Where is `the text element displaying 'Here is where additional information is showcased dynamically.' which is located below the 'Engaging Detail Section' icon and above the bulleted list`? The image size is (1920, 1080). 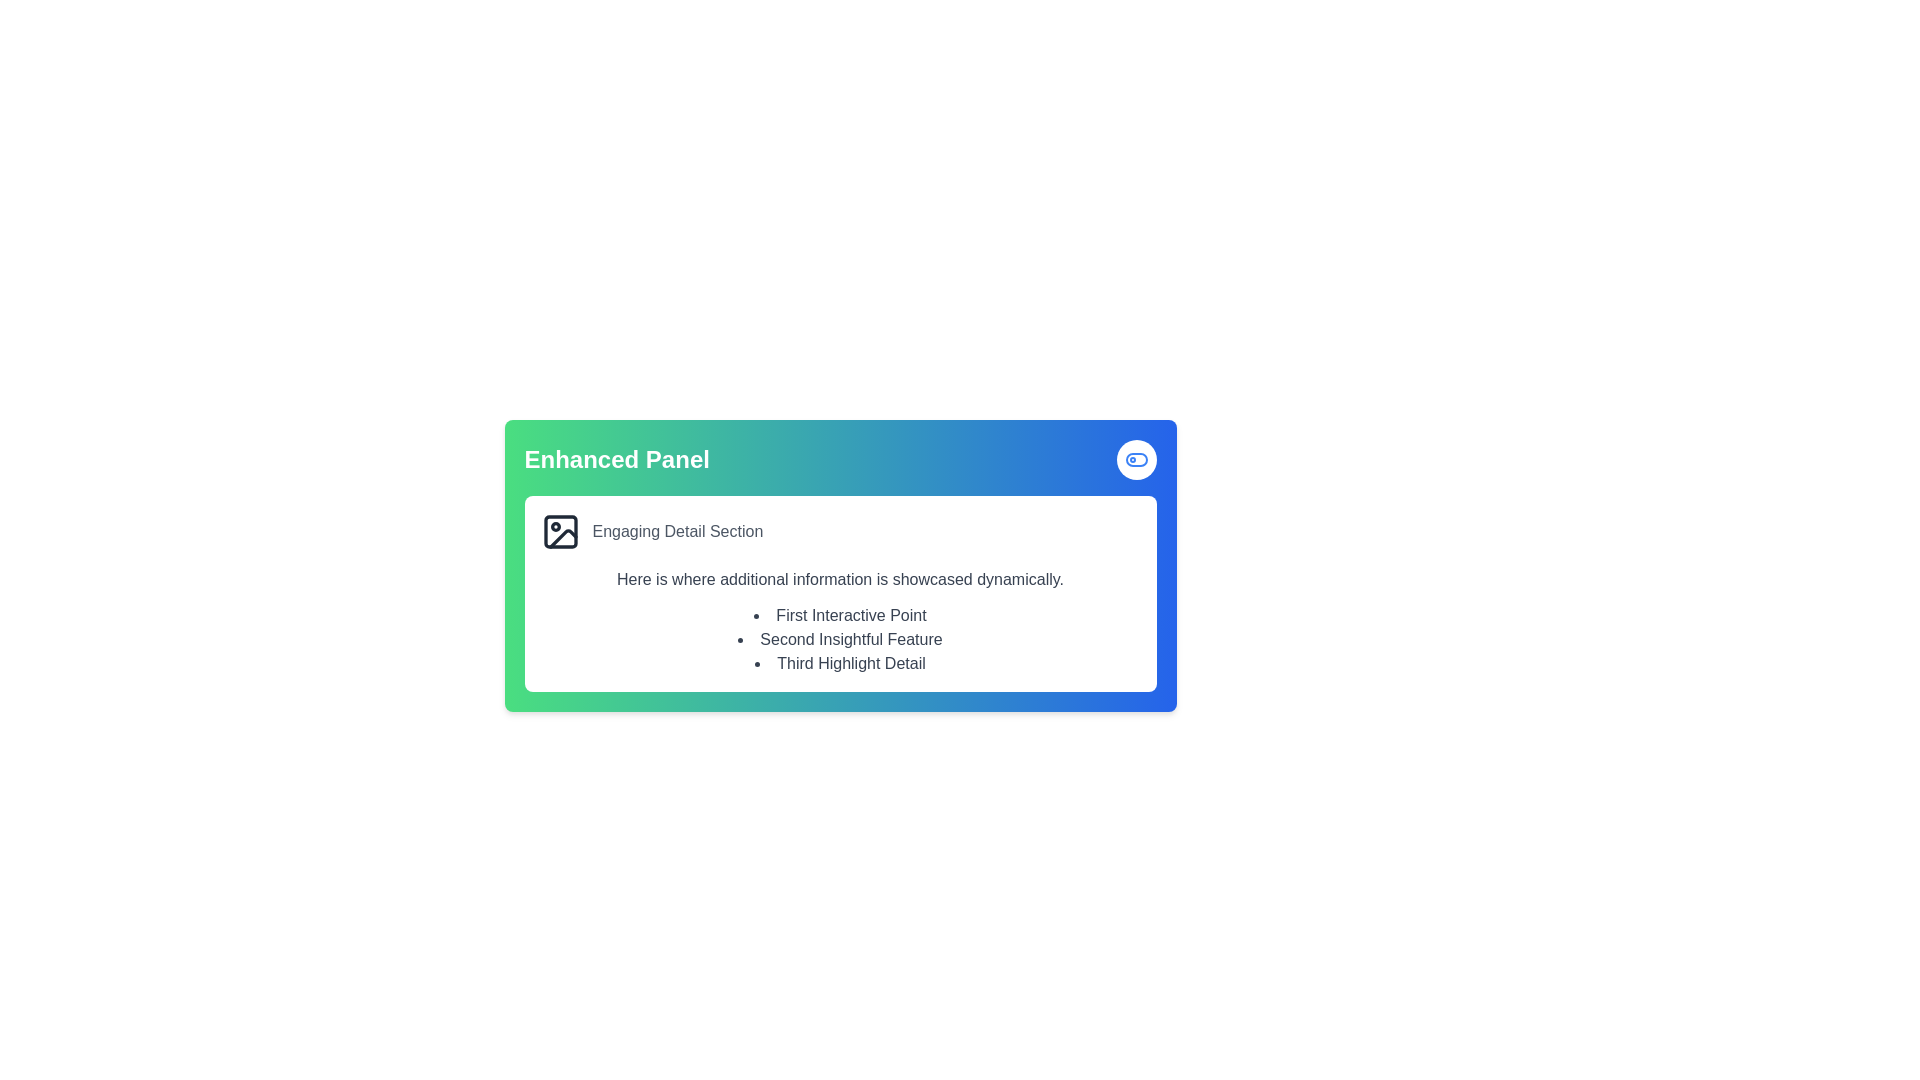
the text element displaying 'Here is where additional information is showcased dynamically.' which is located below the 'Engaging Detail Section' icon and above the bulleted list is located at coordinates (840, 579).